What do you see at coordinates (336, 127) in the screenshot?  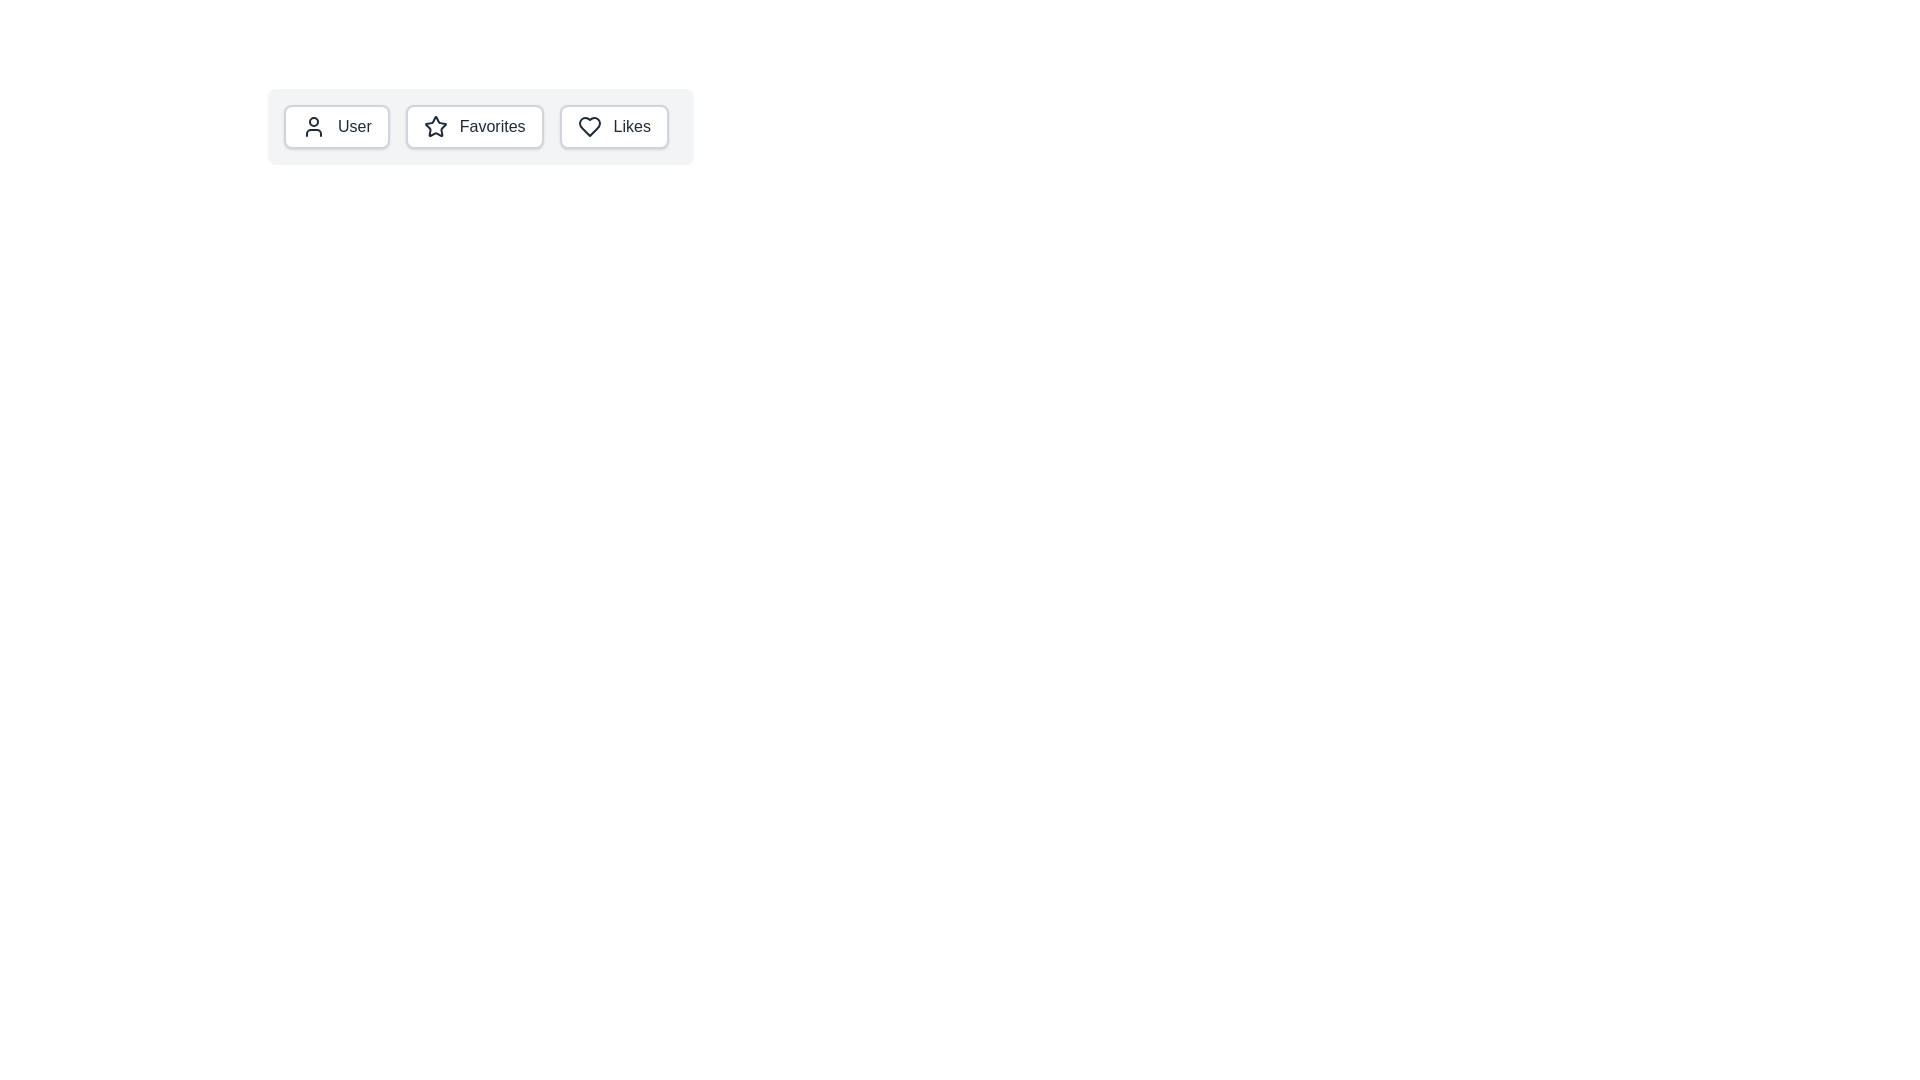 I see `the User chip to view its hover effects` at bounding box center [336, 127].